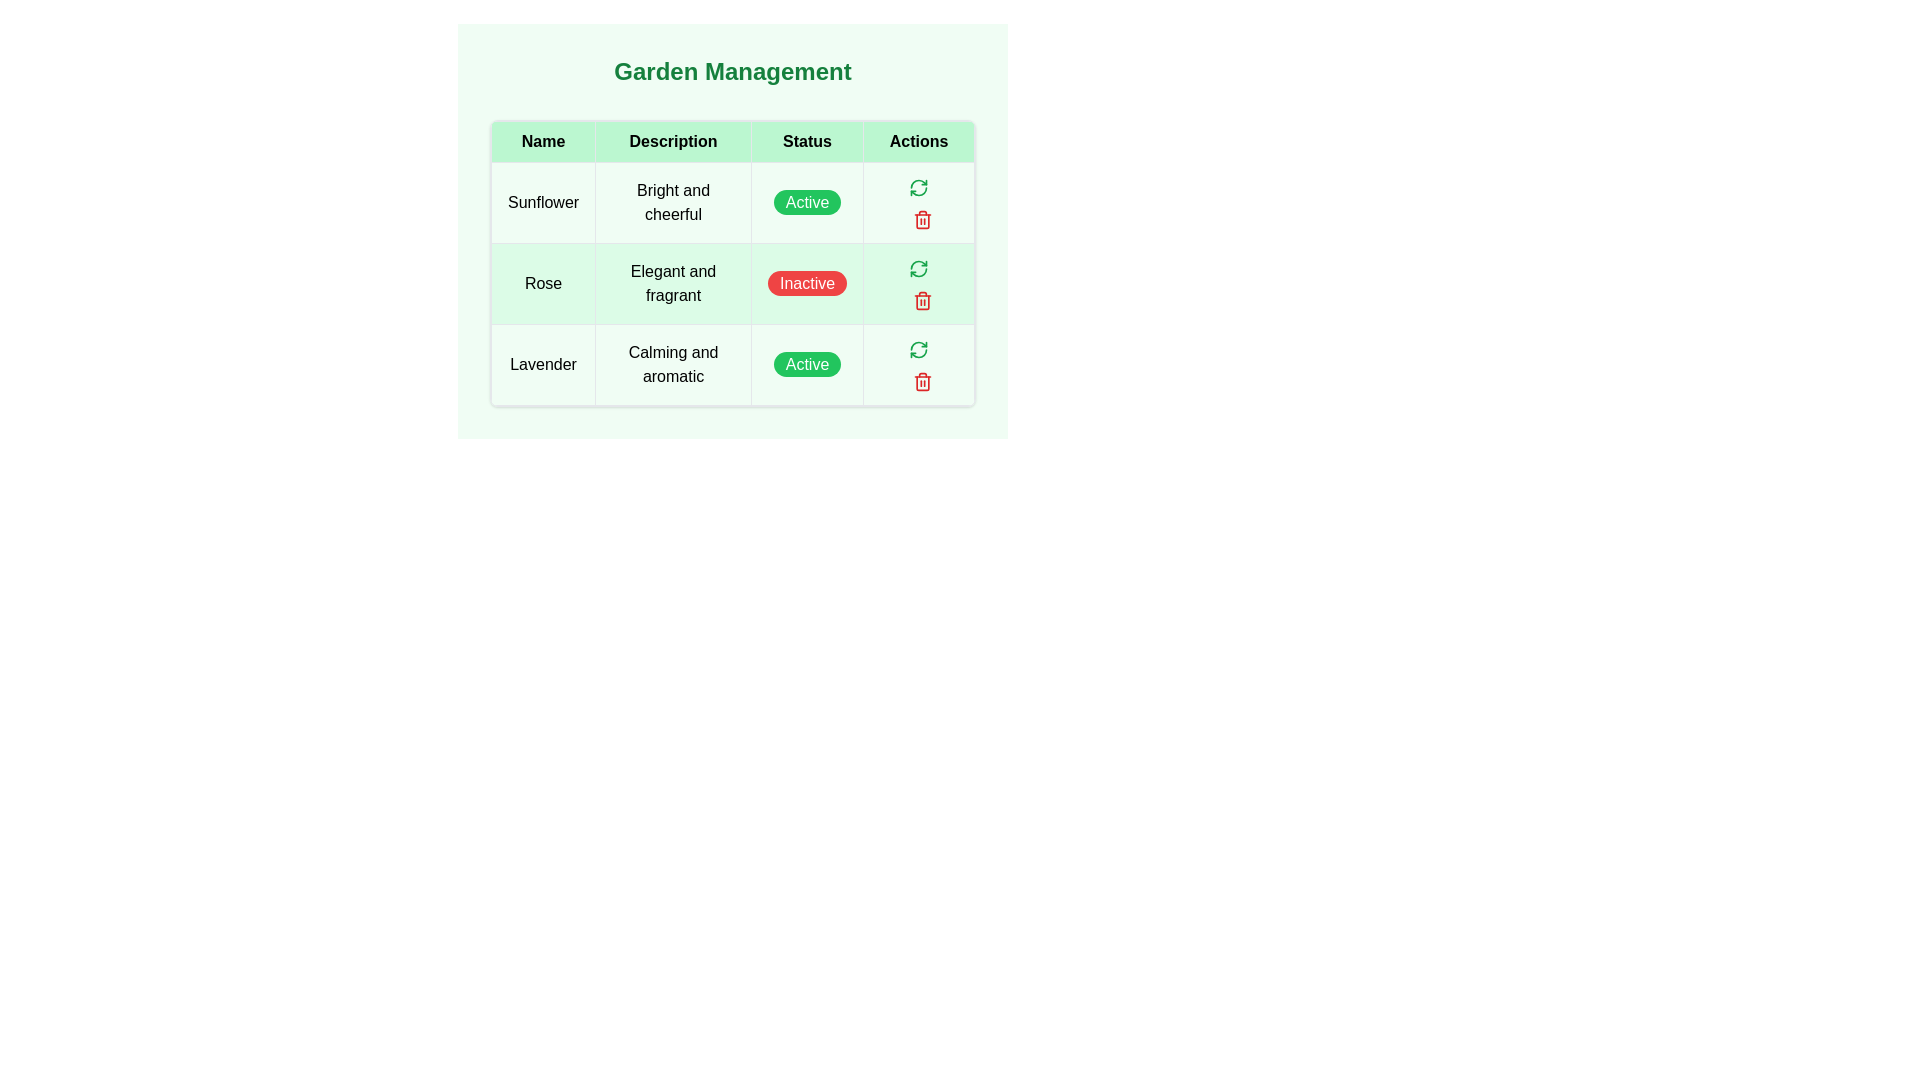 The width and height of the screenshot is (1920, 1080). What do you see at coordinates (922, 219) in the screenshot?
I see `the red-colored trash bin icon button in the 'Actions' column of the row corresponding to 'Rose'` at bounding box center [922, 219].